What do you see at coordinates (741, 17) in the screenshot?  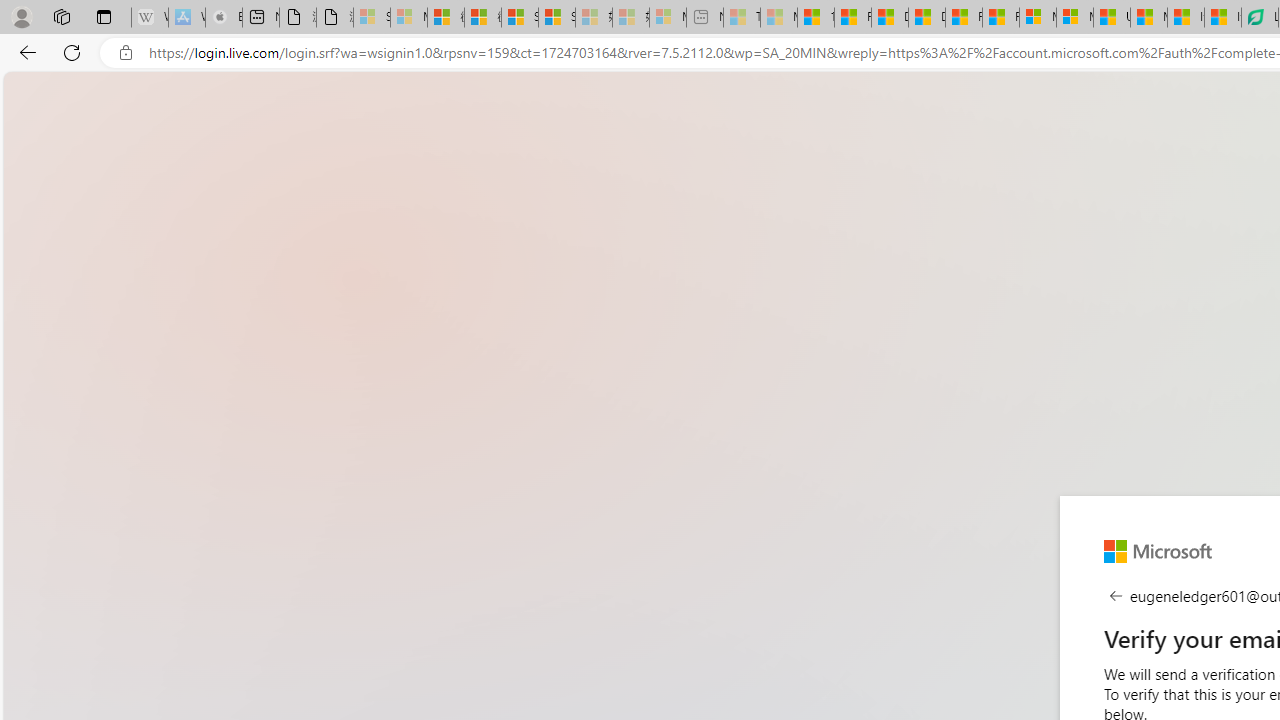 I see `'Top Stories - MSN - Sleeping'` at bounding box center [741, 17].